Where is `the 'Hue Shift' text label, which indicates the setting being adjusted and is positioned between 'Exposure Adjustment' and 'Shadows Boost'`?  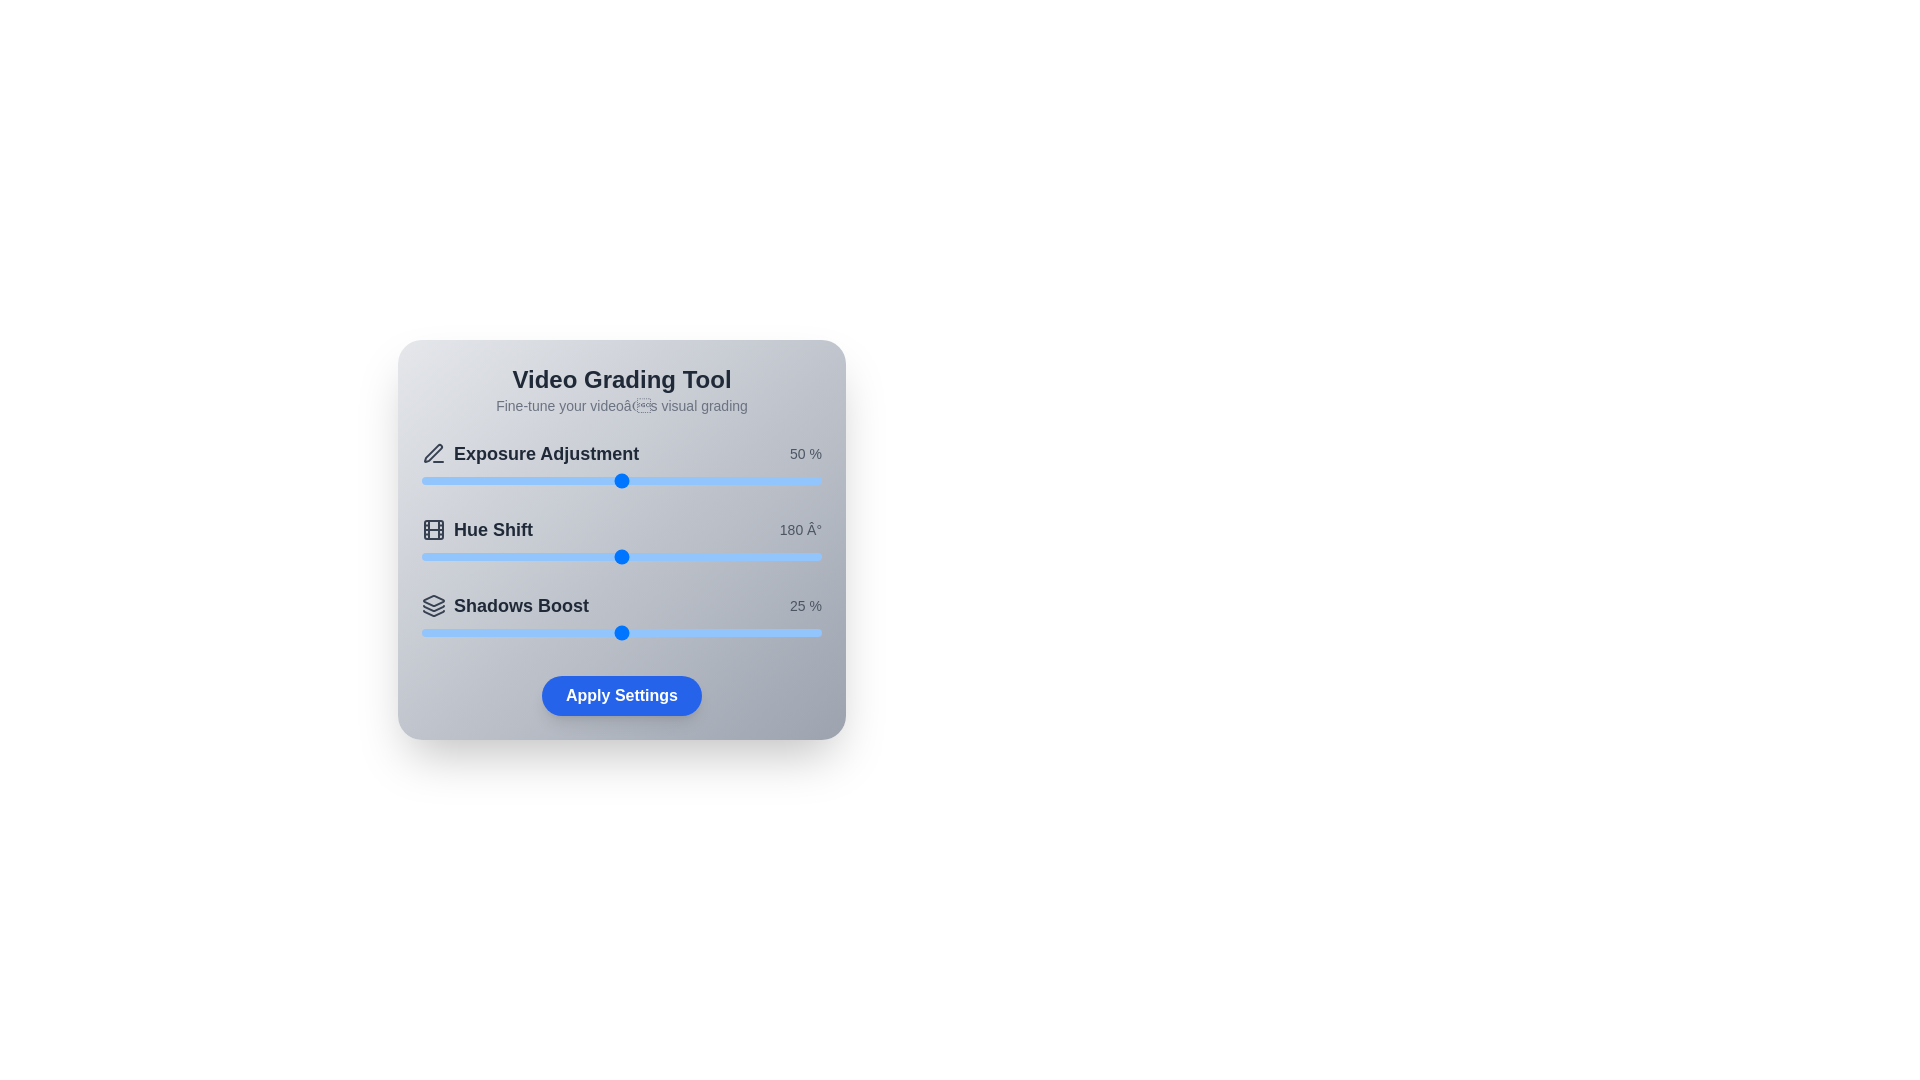
the 'Hue Shift' text label, which indicates the setting being adjusted and is positioned between 'Exposure Adjustment' and 'Shadows Boost' is located at coordinates (476, 528).